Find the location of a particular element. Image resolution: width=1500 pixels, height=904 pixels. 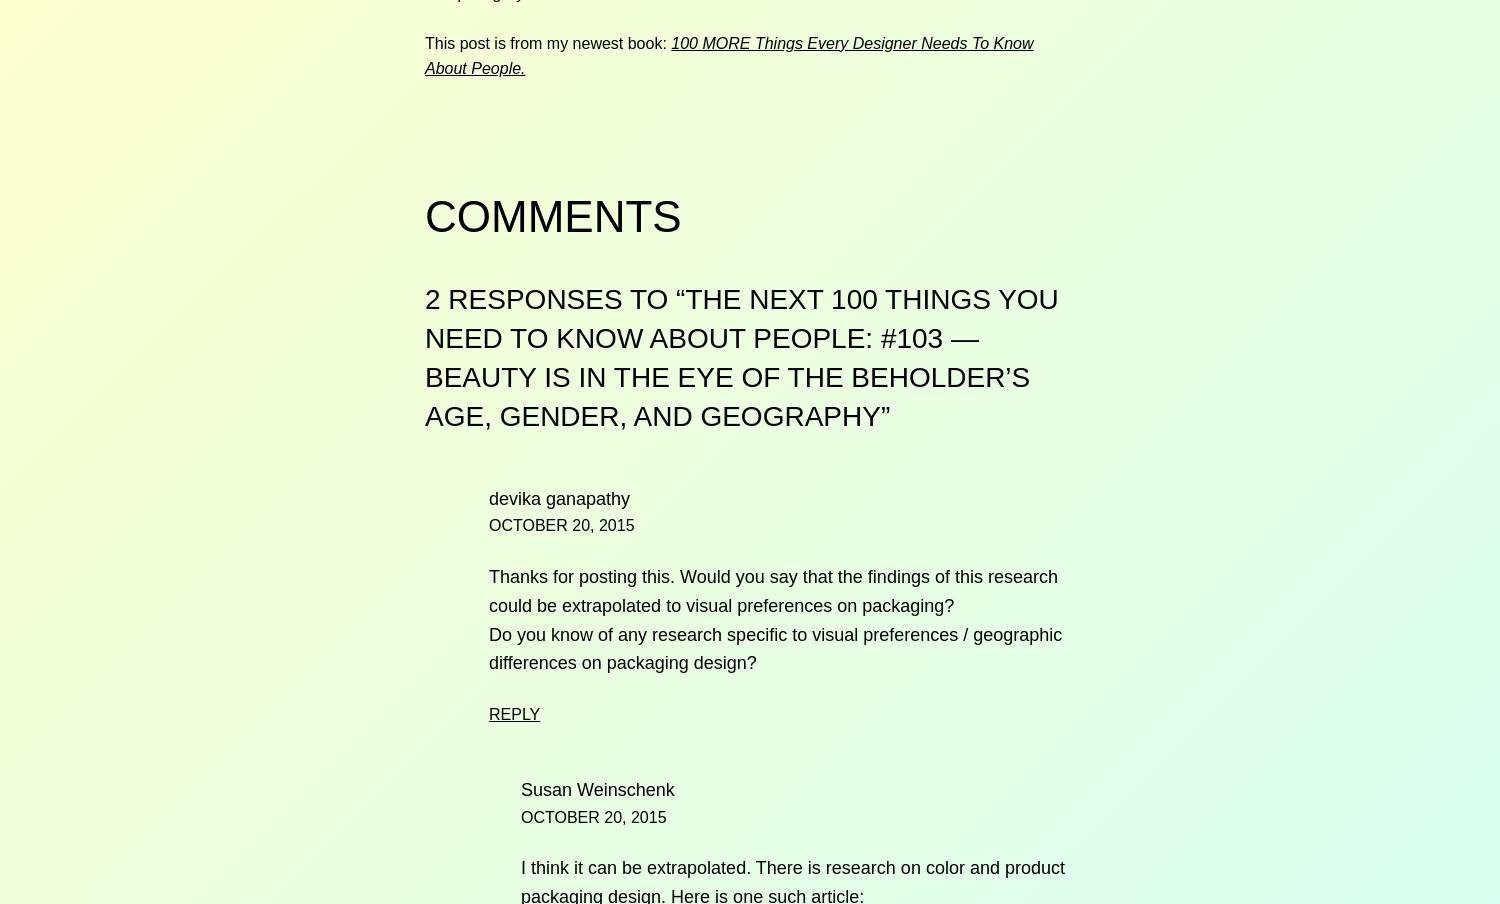

'Do you know of any research specific to visual preferences / geographic differences on packaging design?' is located at coordinates (488, 648).